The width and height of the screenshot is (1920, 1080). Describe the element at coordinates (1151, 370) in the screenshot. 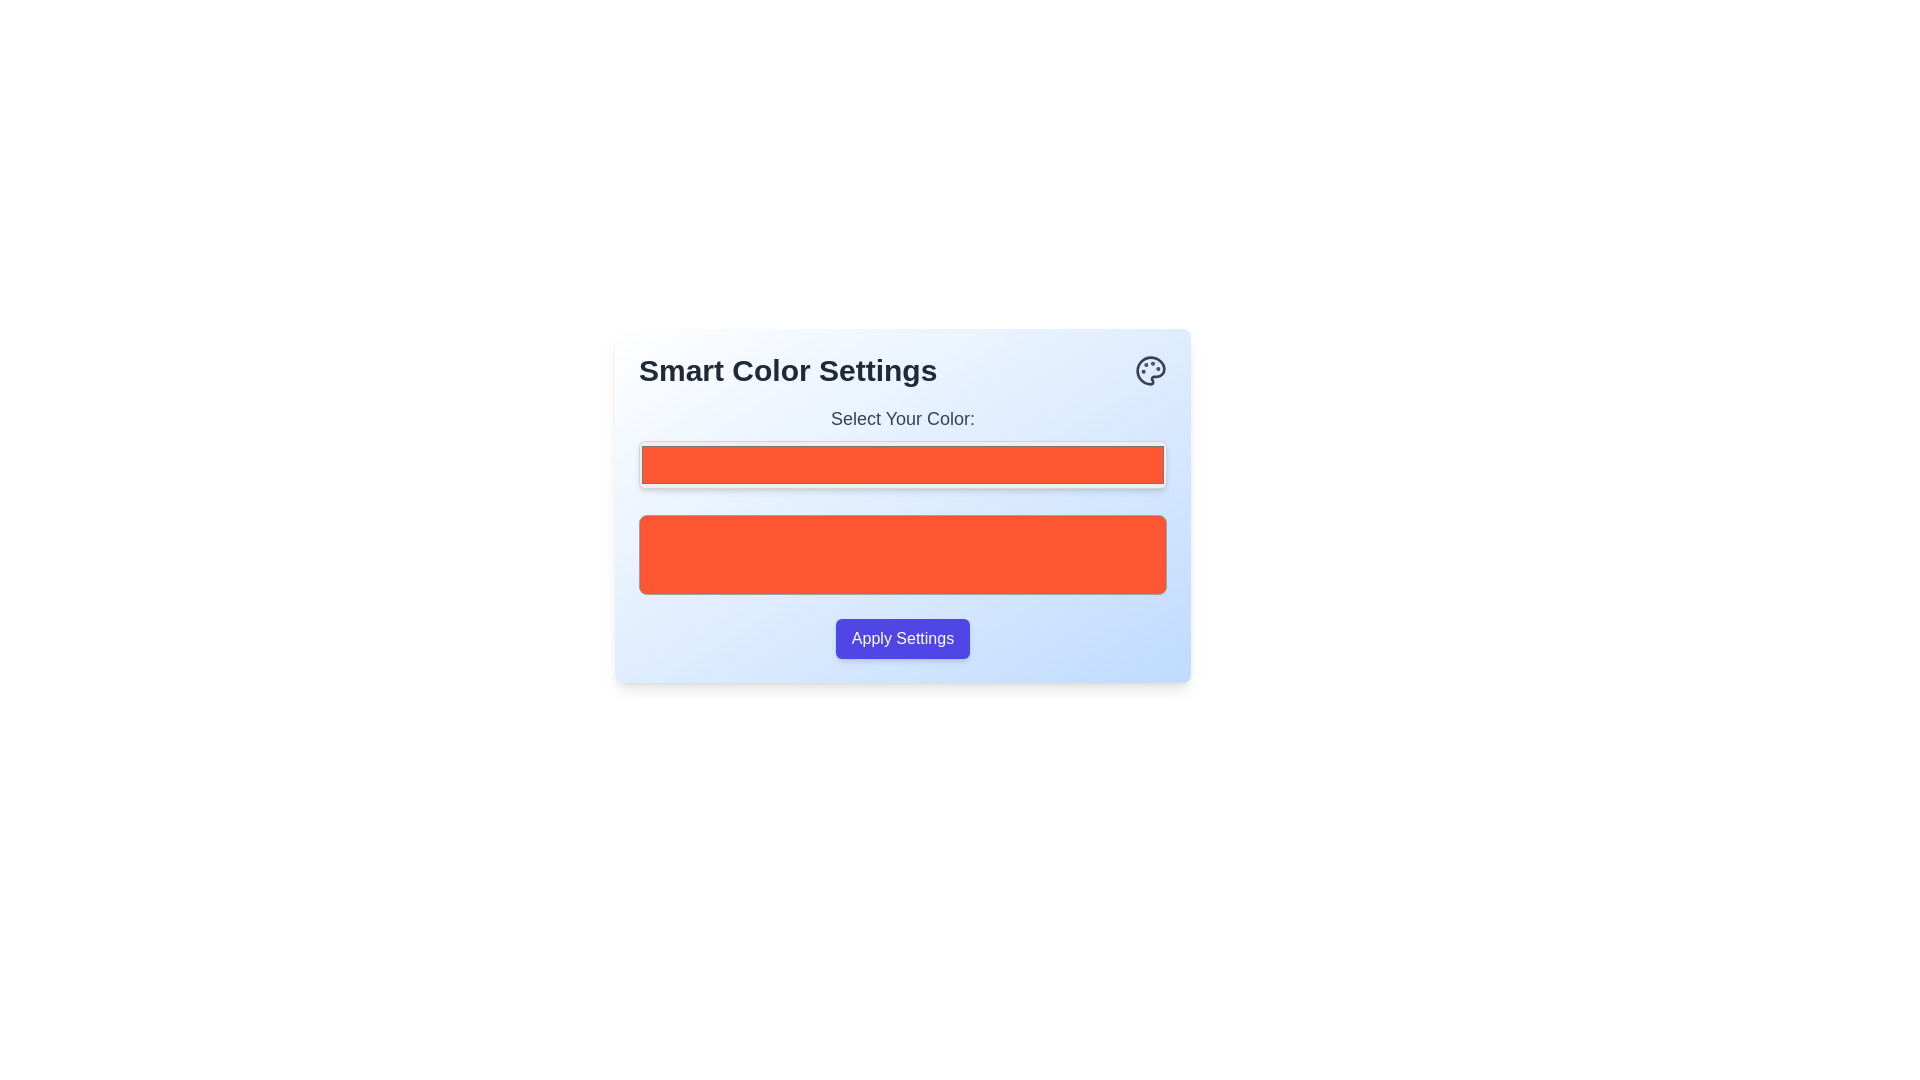

I see `the icon located at the top-right corner of the 'Smart Color Settings' section` at that location.